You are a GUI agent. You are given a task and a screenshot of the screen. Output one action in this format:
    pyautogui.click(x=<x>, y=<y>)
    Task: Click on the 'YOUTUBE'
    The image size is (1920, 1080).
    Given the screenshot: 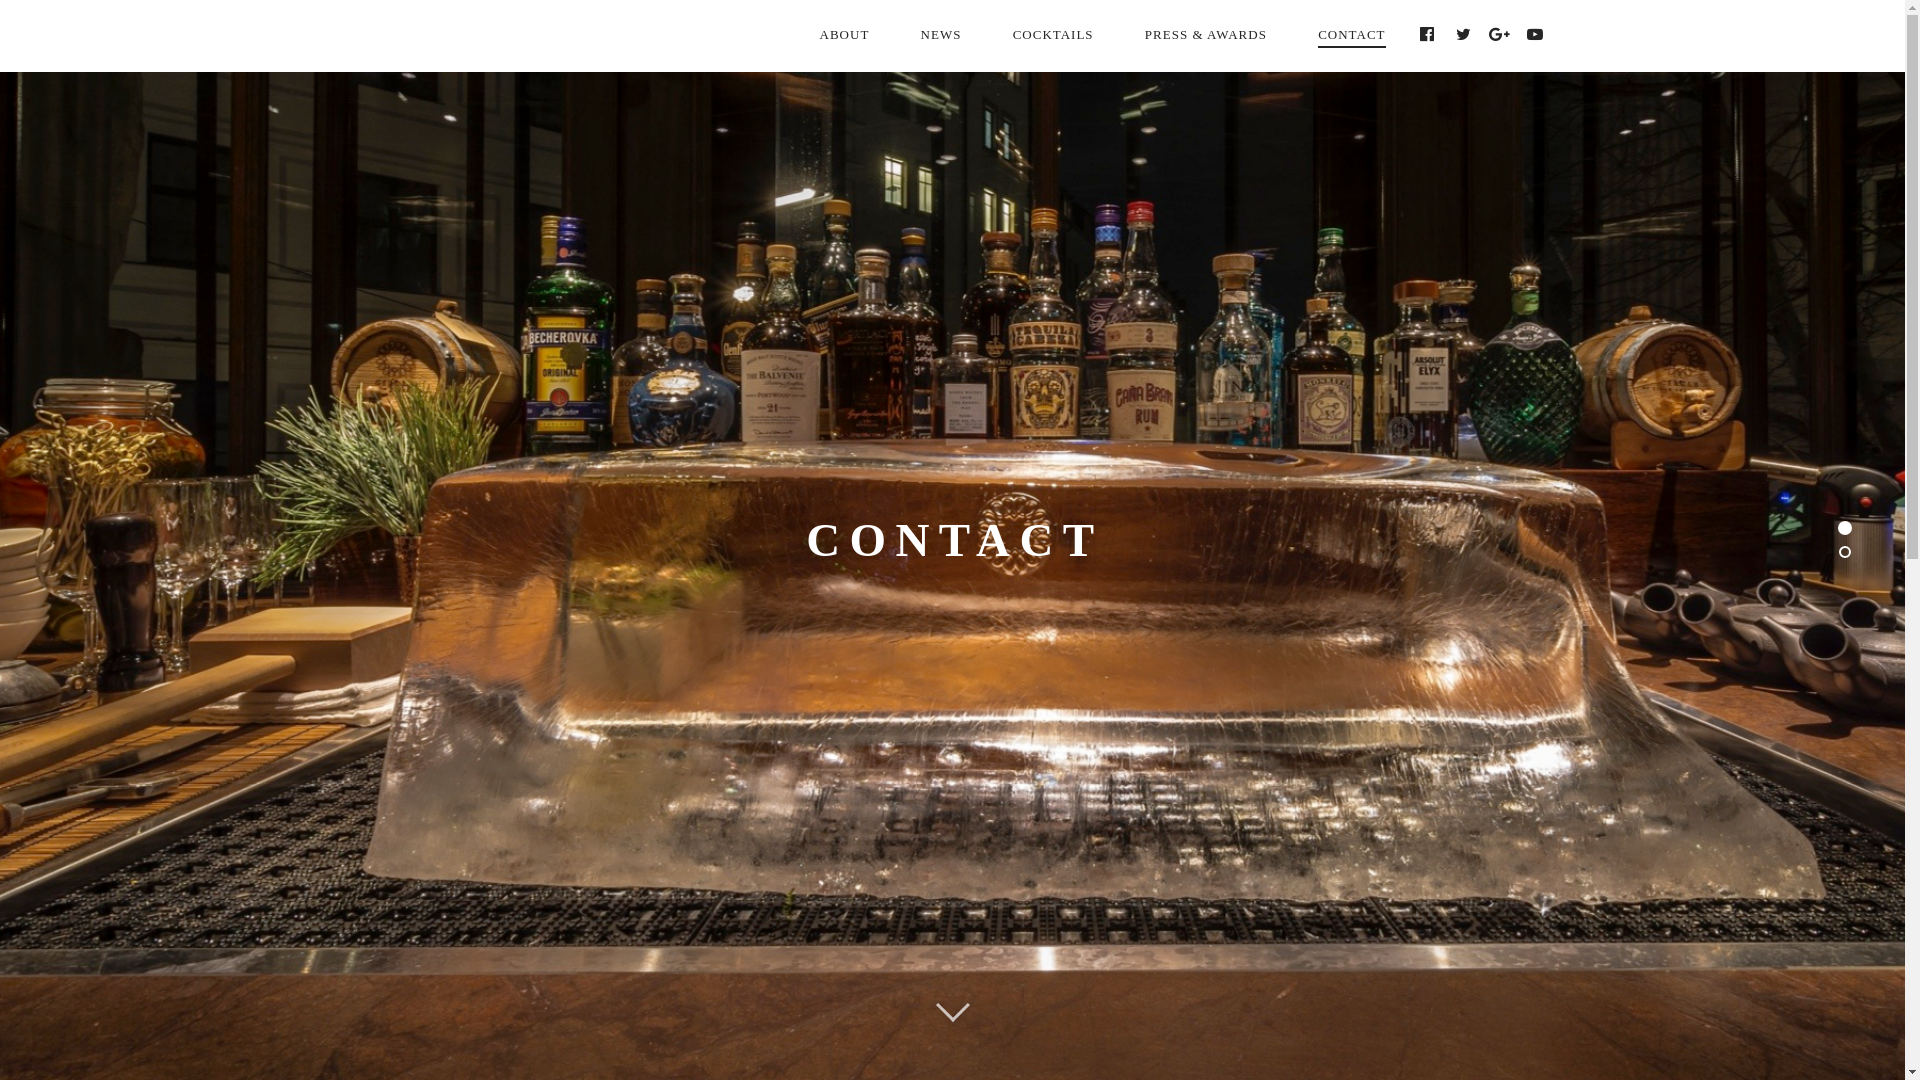 What is the action you would take?
    pyautogui.click(x=1535, y=34)
    